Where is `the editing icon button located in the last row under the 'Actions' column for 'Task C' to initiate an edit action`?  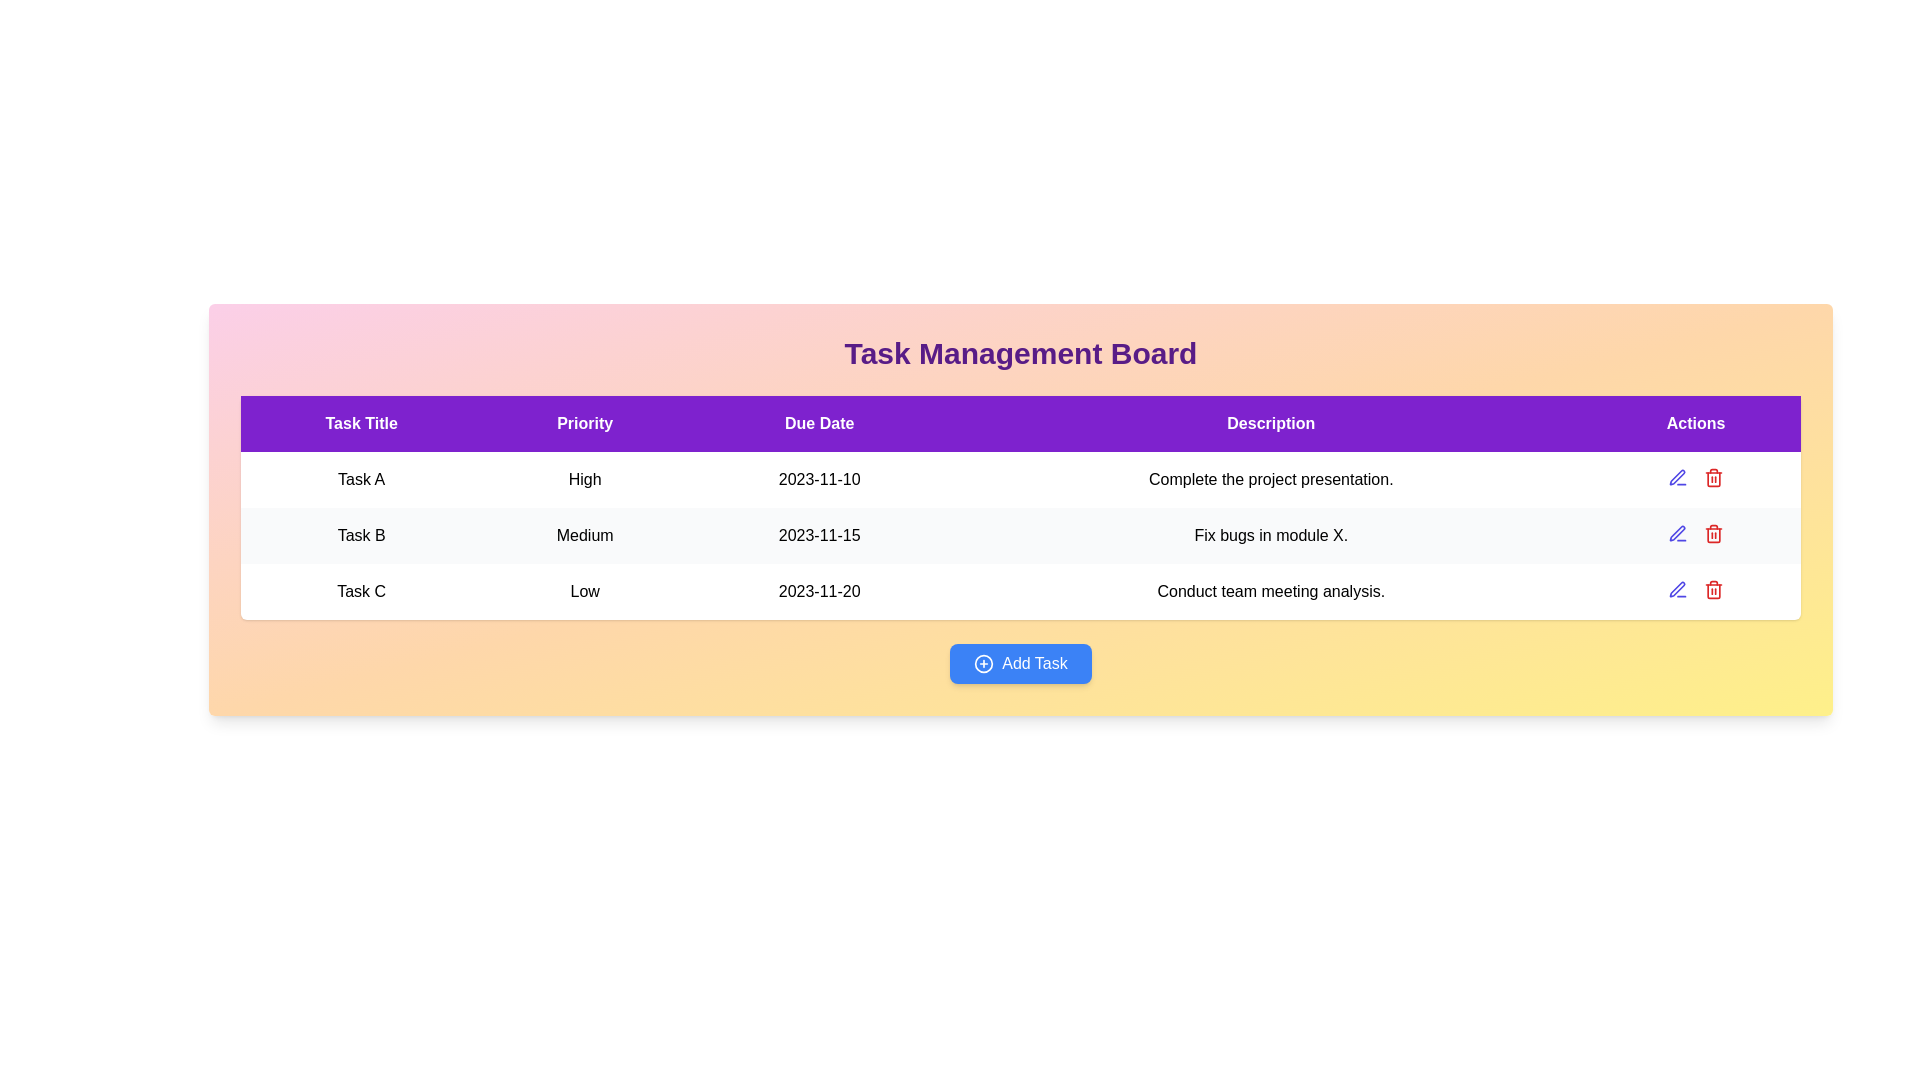 the editing icon button located in the last row under the 'Actions' column for 'Task C' to initiate an edit action is located at coordinates (1677, 588).